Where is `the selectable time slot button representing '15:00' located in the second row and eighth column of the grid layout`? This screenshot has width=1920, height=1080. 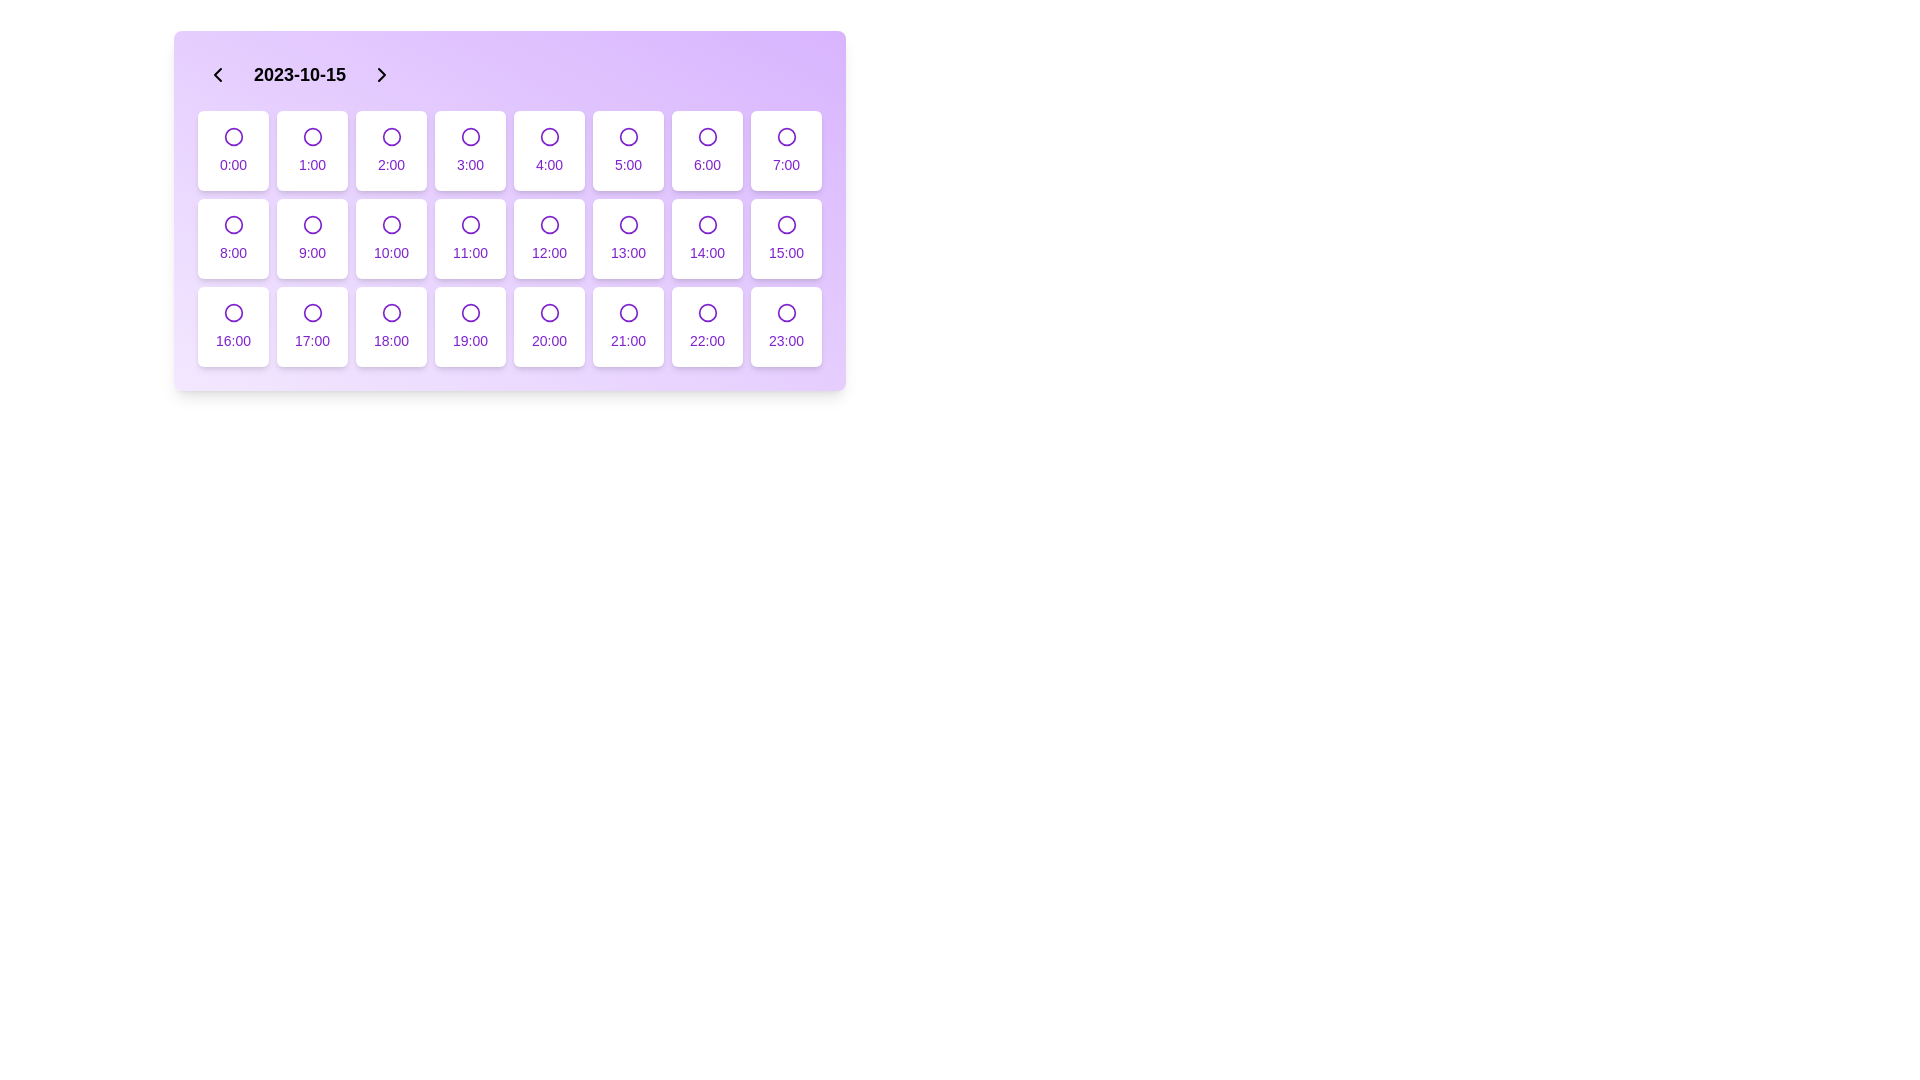 the selectable time slot button representing '15:00' located in the second row and eighth column of the grid layout is located at coordinates (785, 238).